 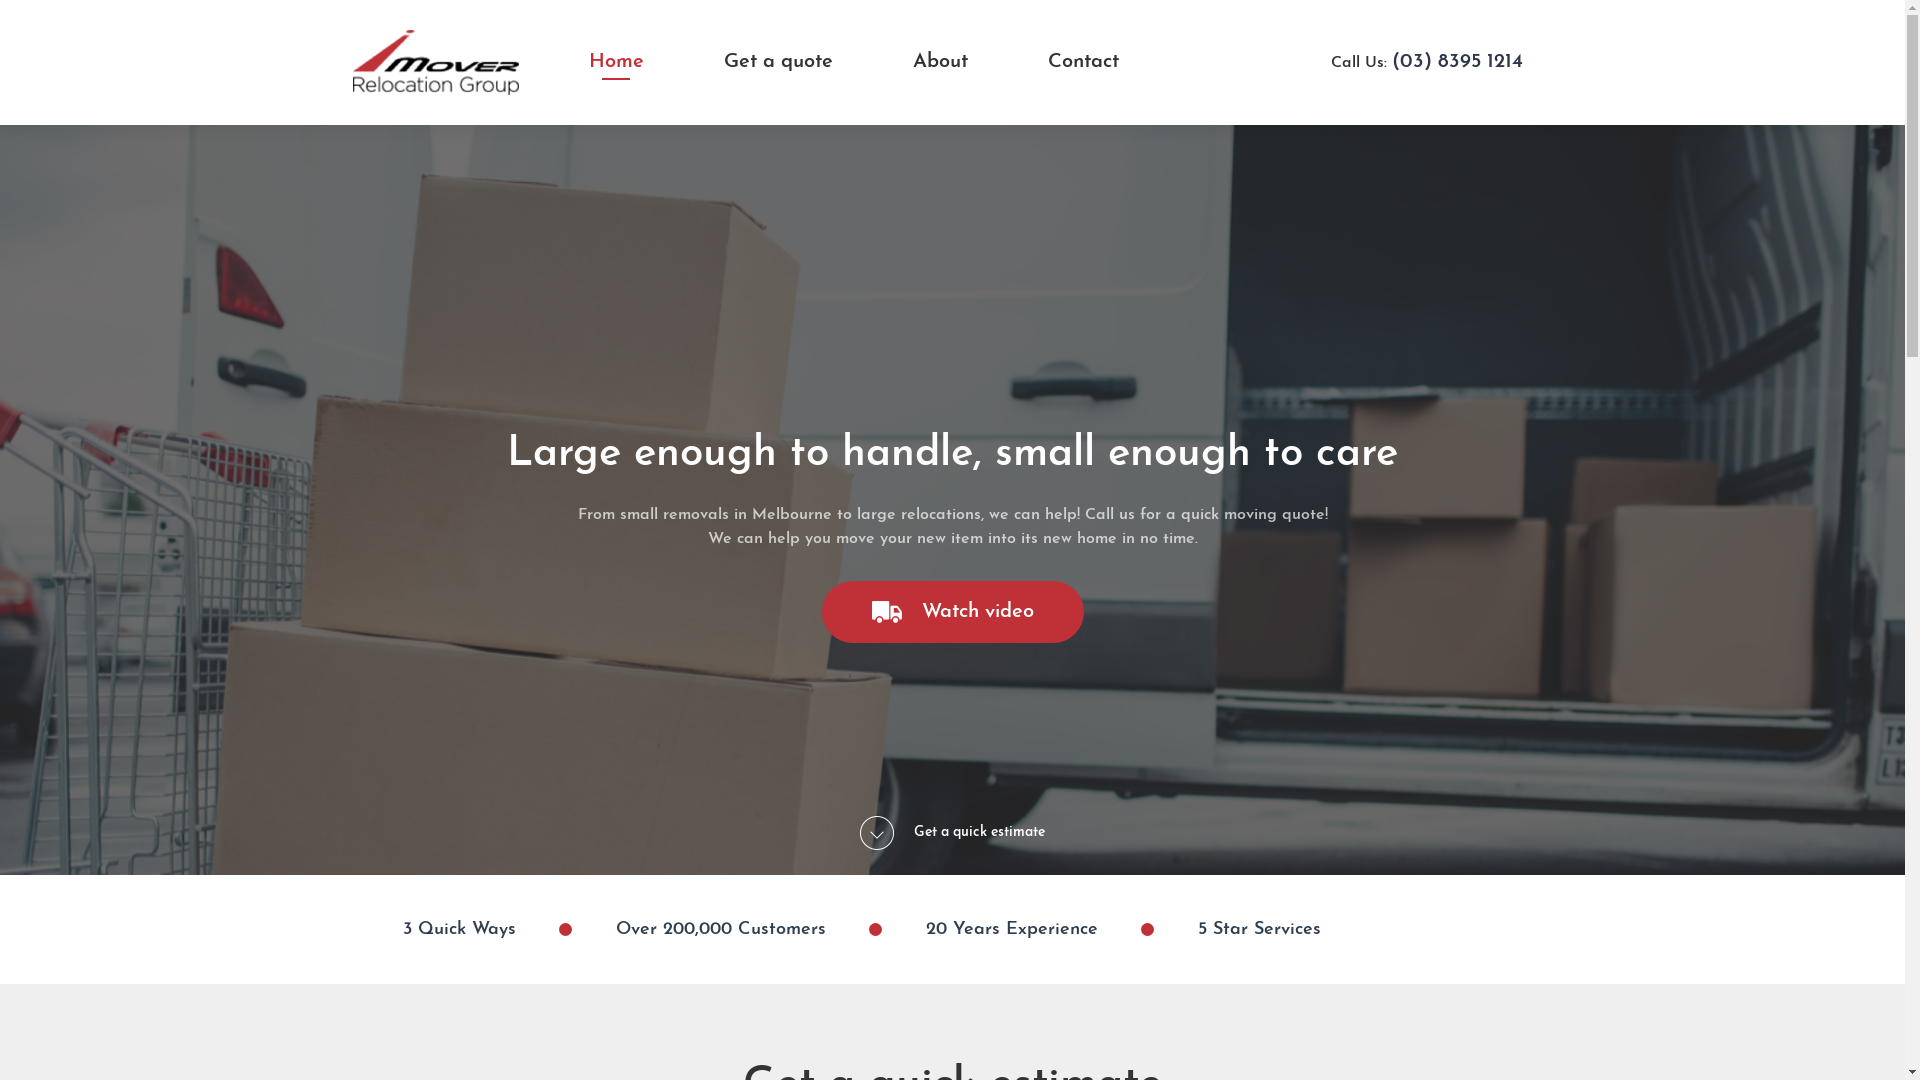 What do you see at coordinates (614, 60) in the screenshot?
I see `'Home'` at bounding box center [614, 60].